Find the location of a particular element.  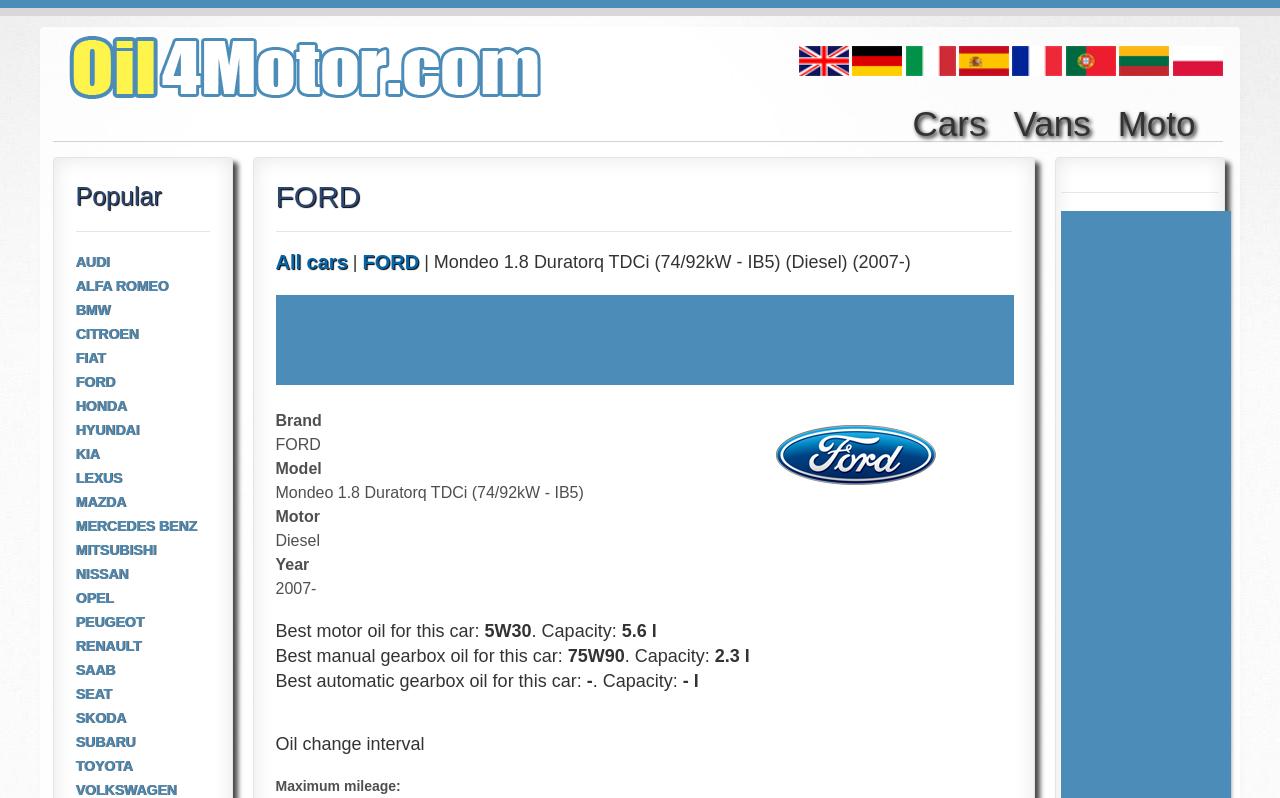

'All cars' is located at coordinates (310, 261).